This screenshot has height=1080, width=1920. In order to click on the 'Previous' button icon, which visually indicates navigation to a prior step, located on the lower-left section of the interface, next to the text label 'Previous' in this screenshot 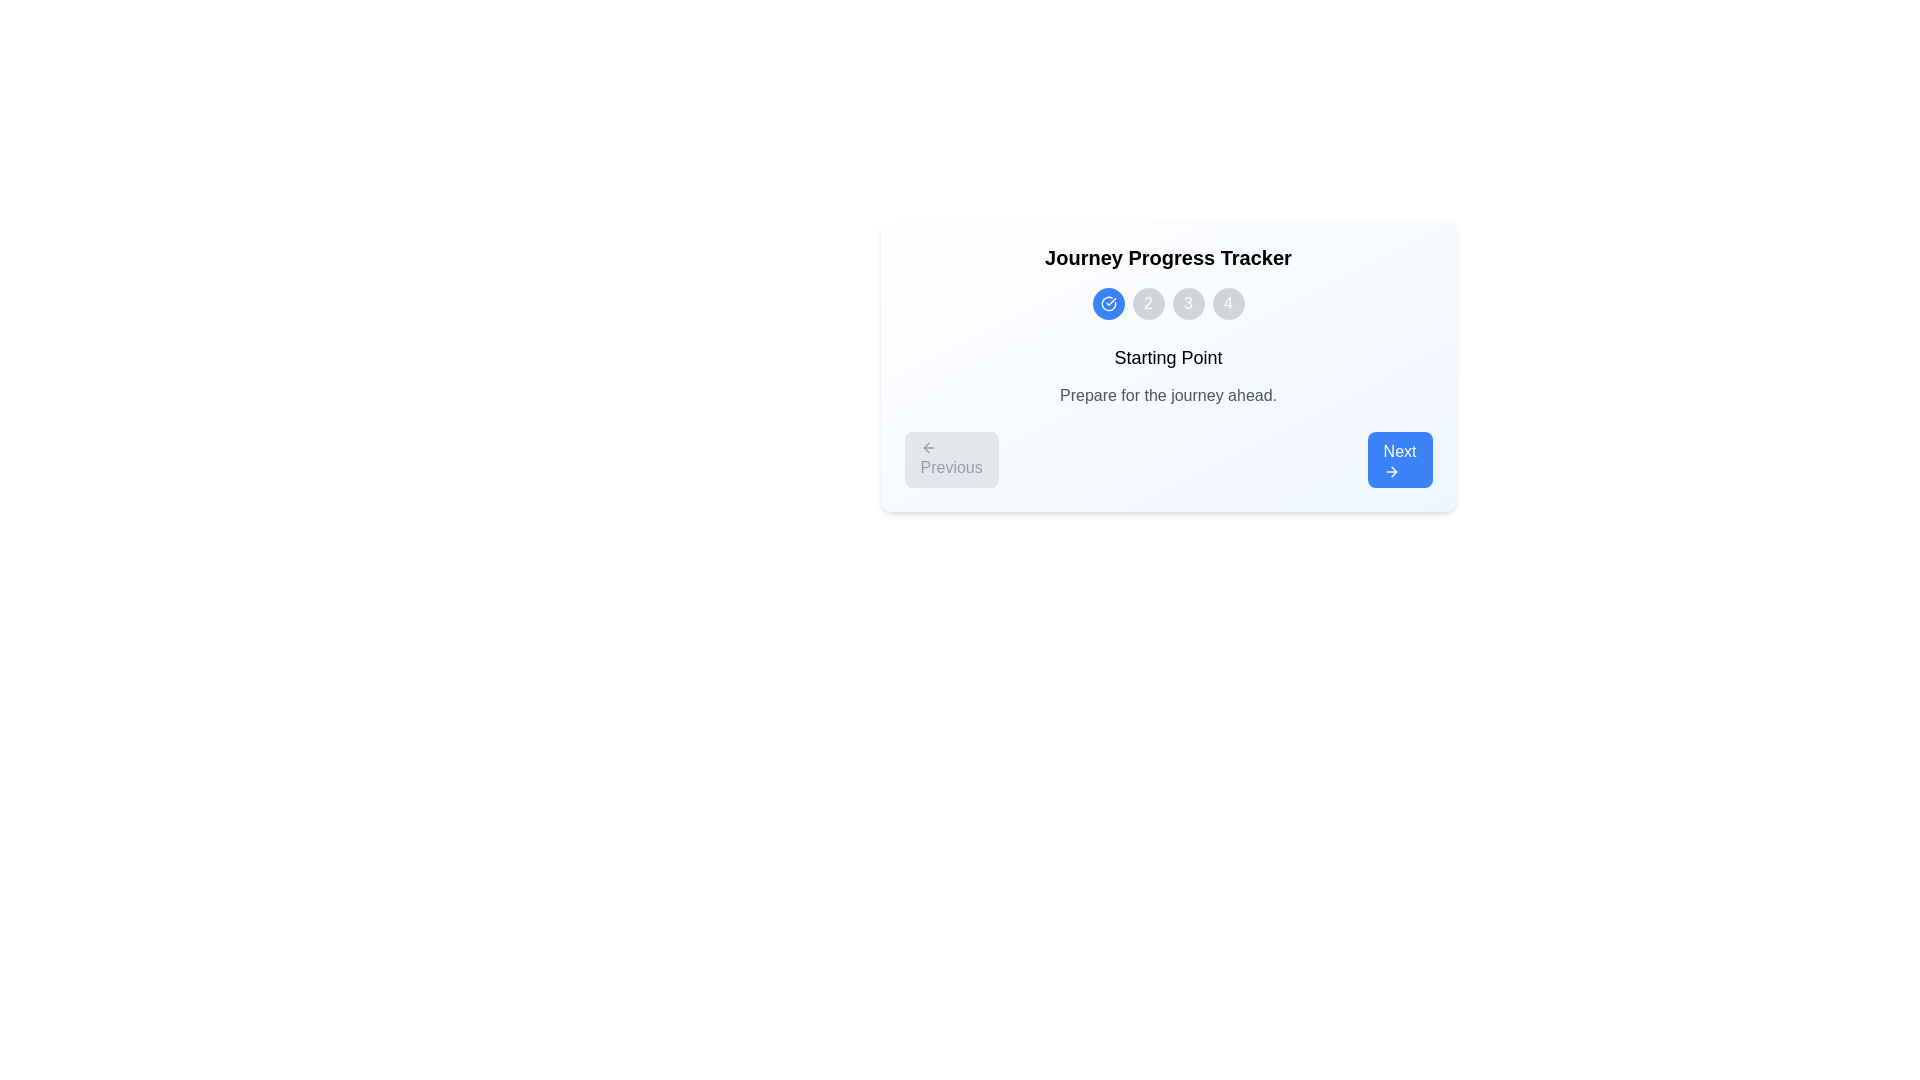, I will do `click(927, 446)`.